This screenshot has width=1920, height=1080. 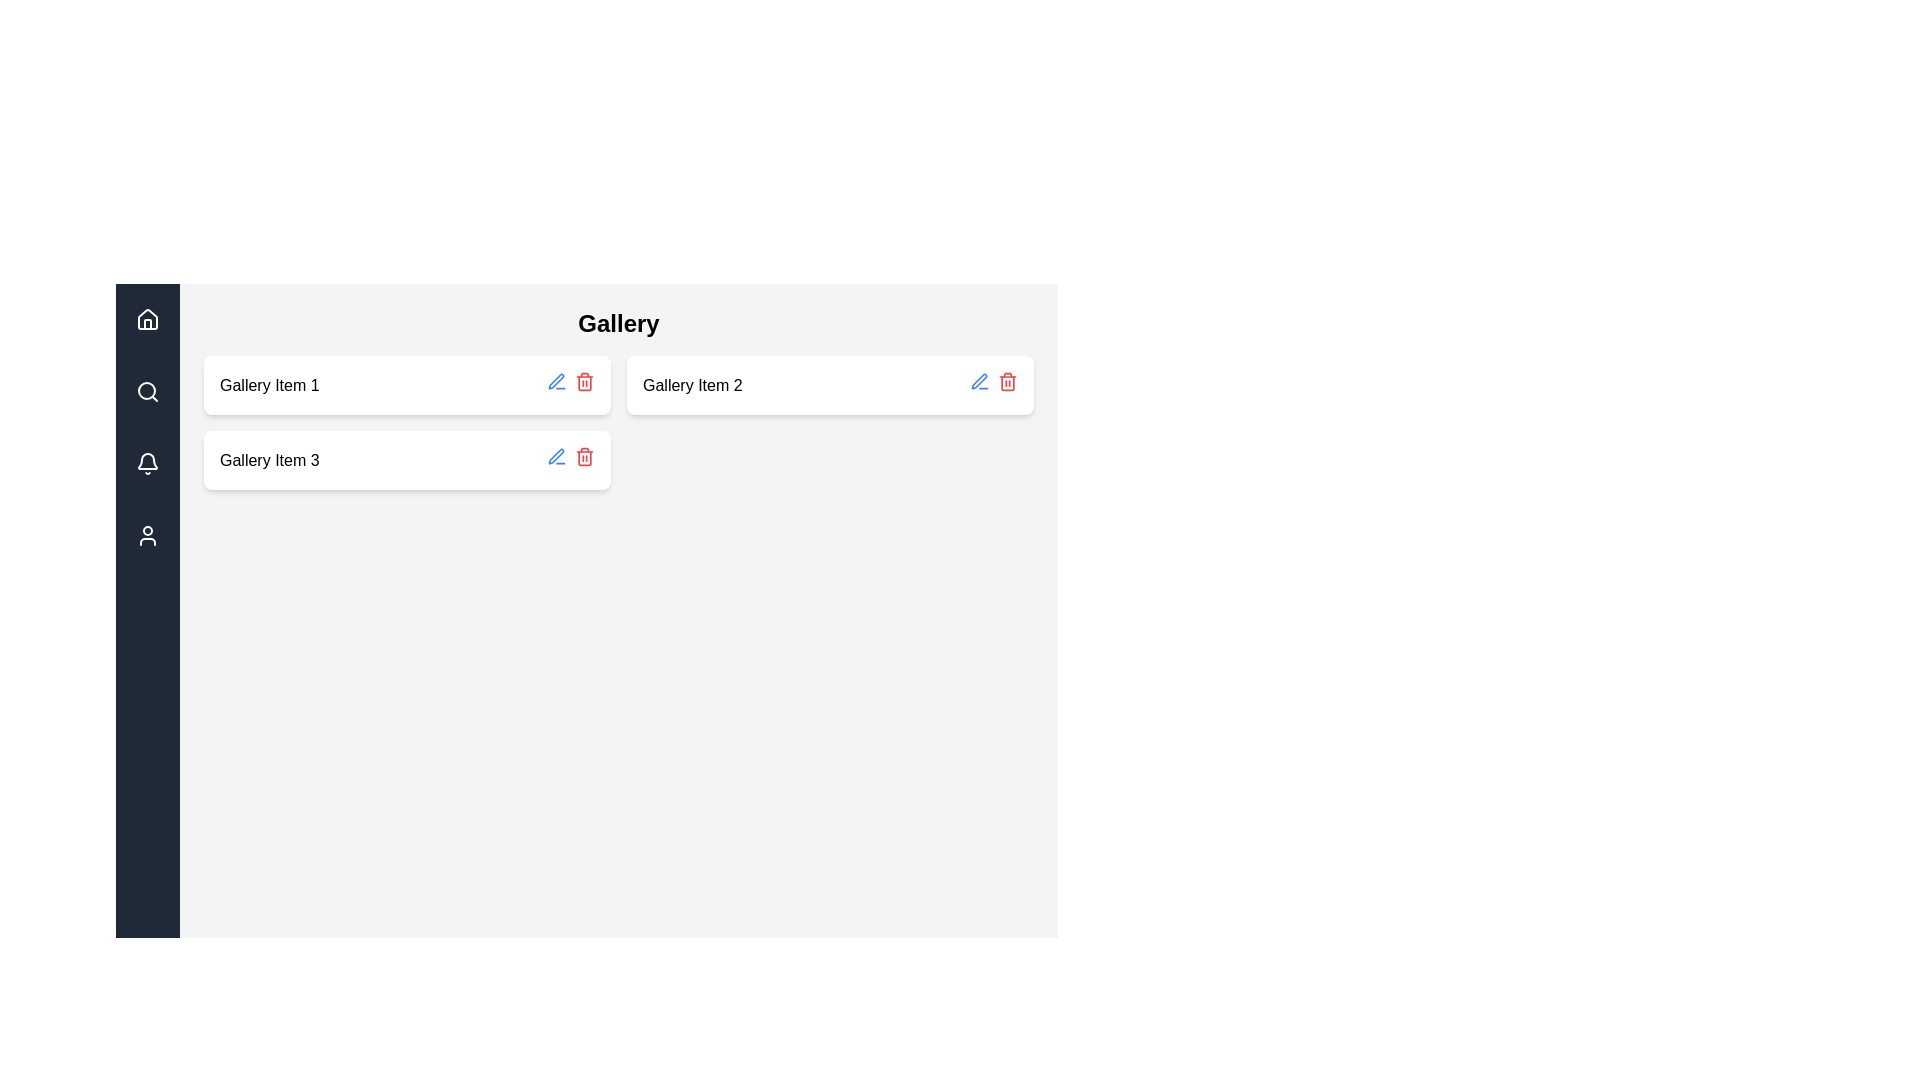 I want to click on the house-shaped icon button at the top of the vertical navigation sidebar, so click(x=147, y=319).